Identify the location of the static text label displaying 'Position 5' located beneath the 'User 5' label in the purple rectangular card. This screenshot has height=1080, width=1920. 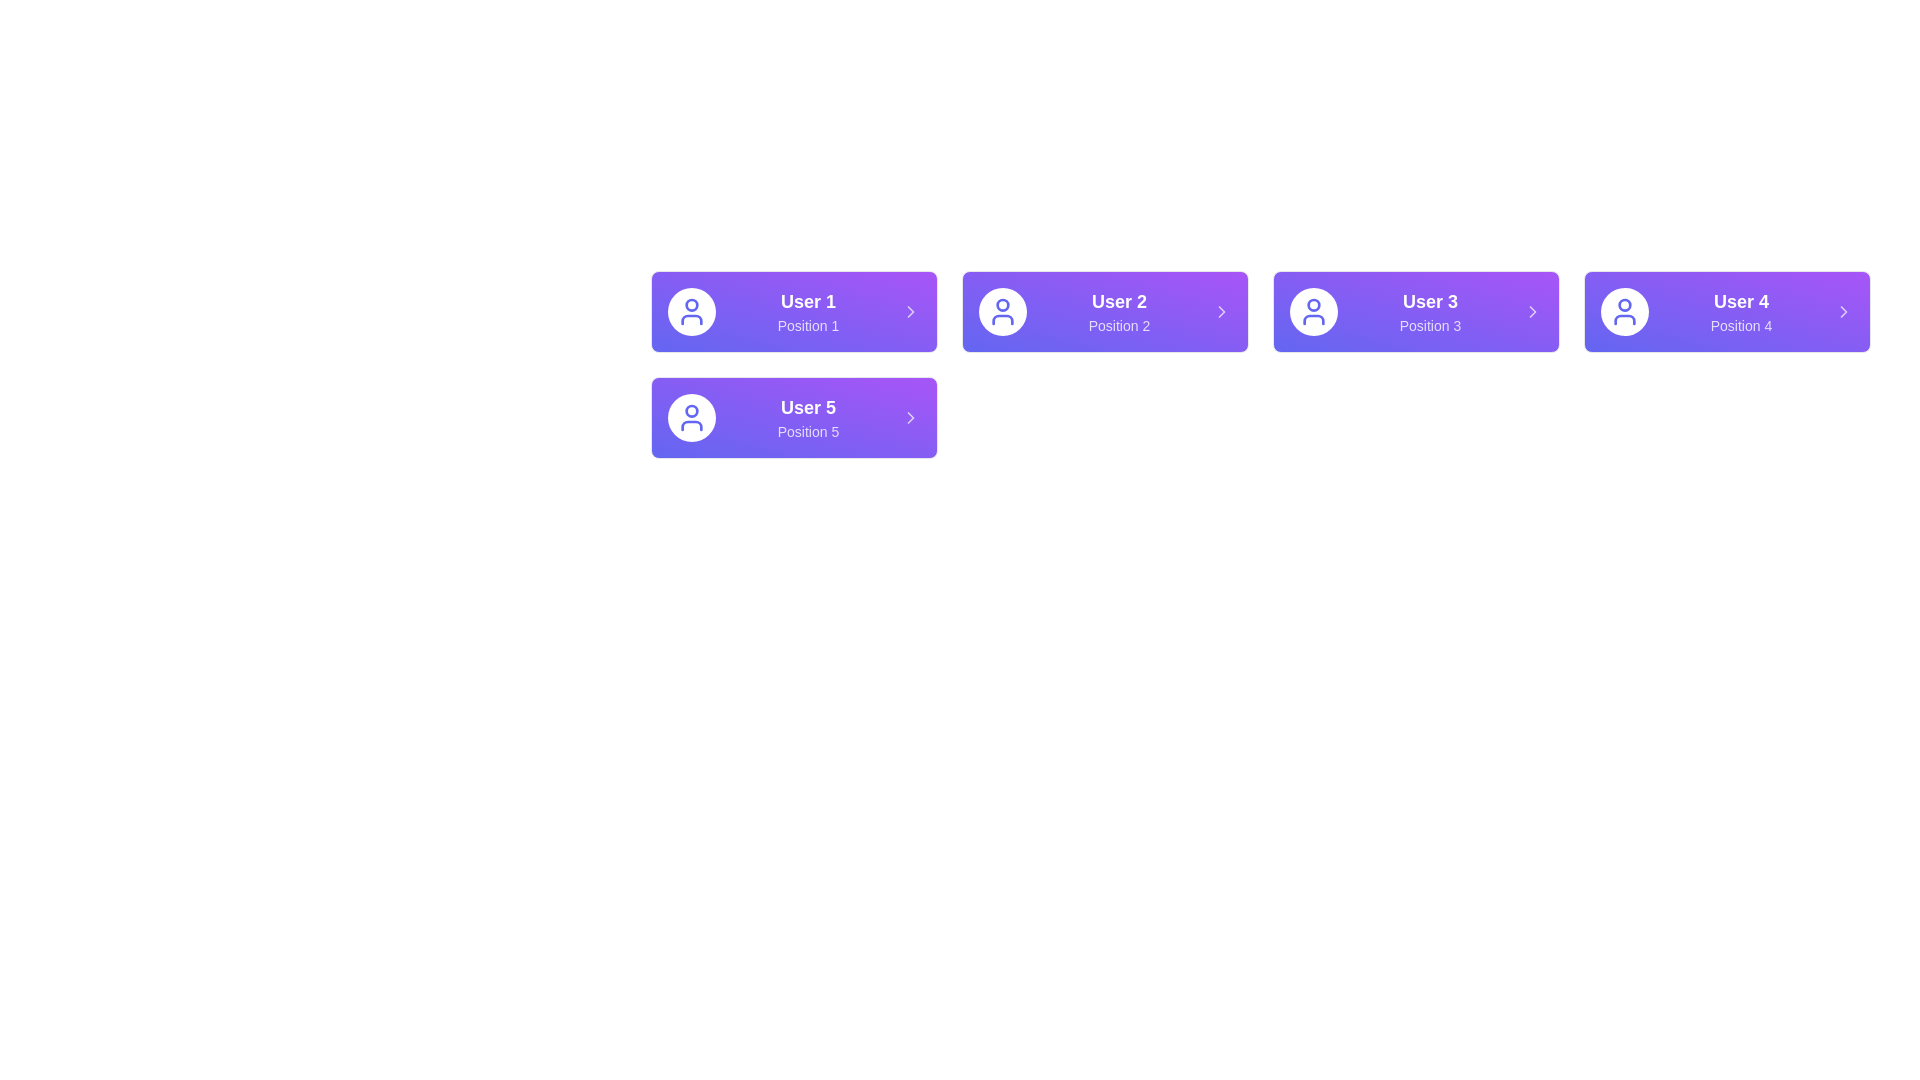
(808, 431).